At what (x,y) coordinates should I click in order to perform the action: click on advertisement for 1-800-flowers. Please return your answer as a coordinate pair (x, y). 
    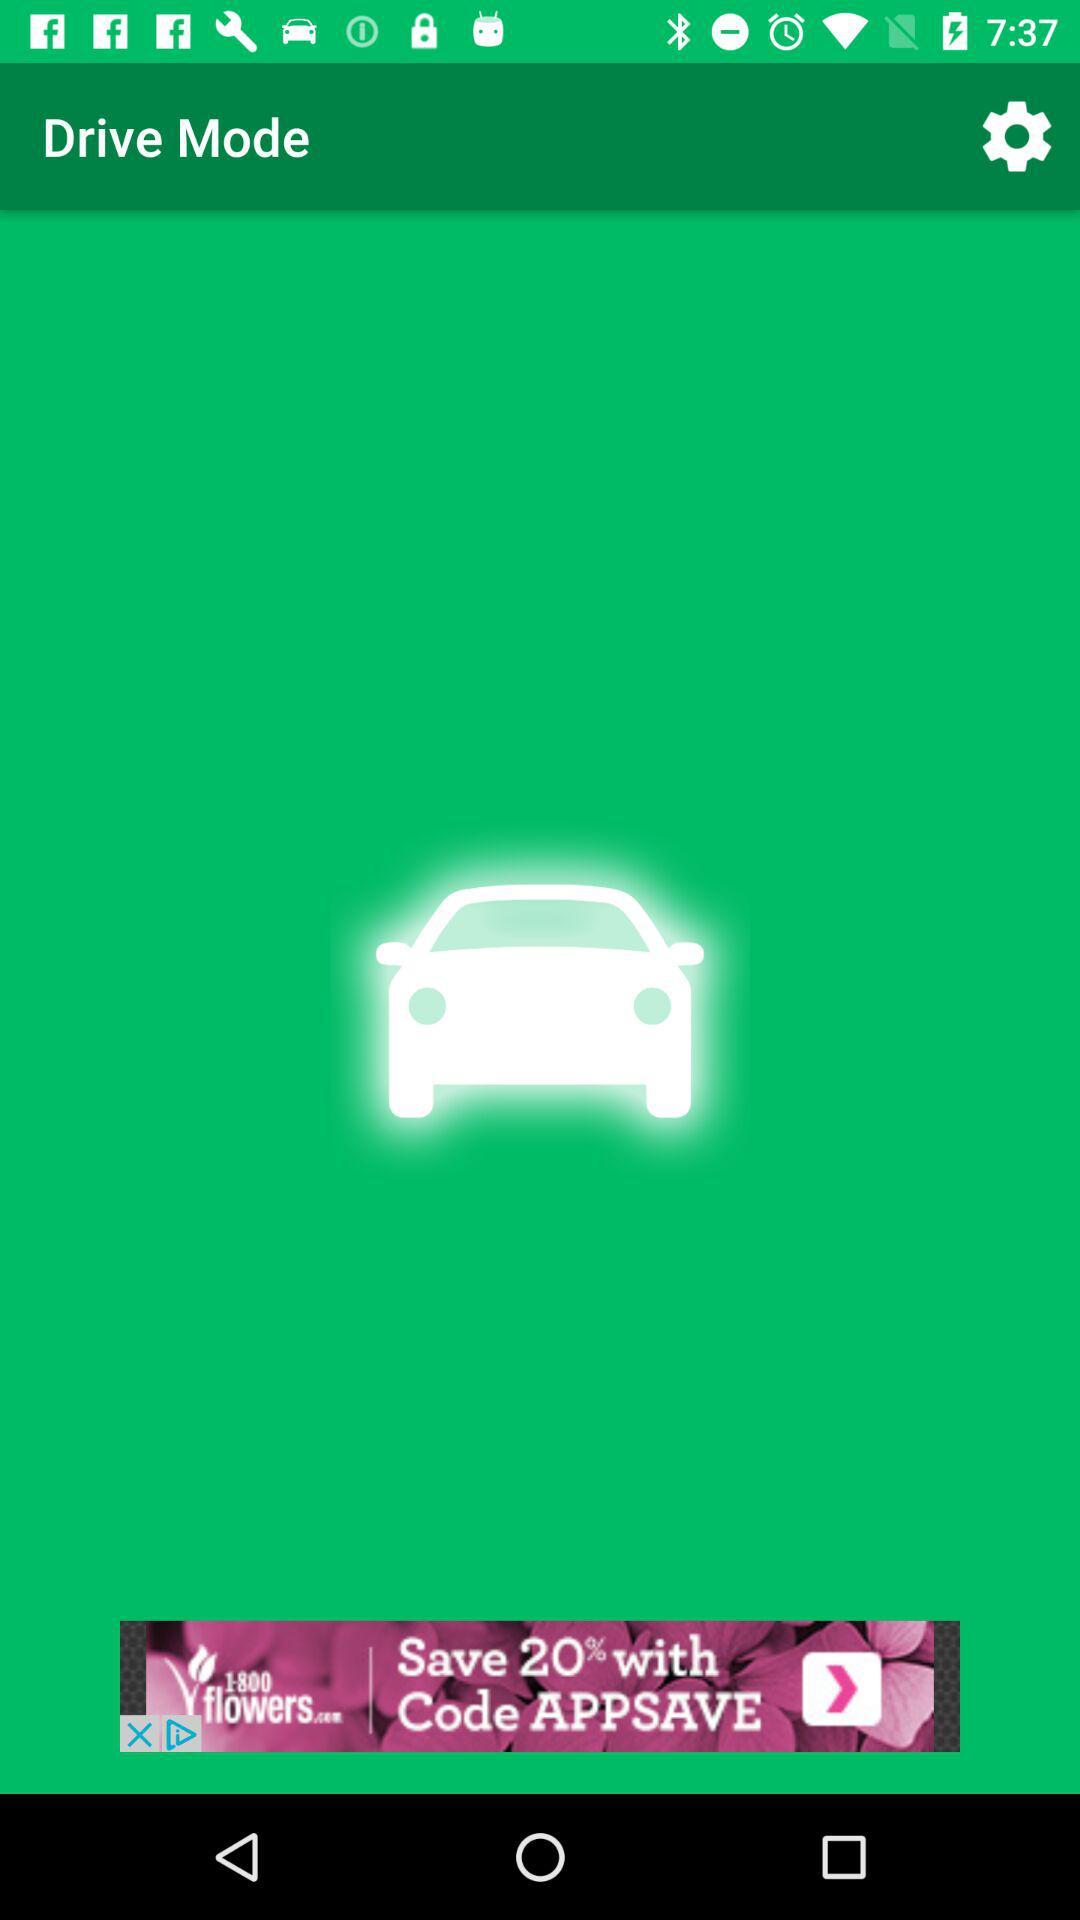
    Looking at the image, I should click on (540, 1685).